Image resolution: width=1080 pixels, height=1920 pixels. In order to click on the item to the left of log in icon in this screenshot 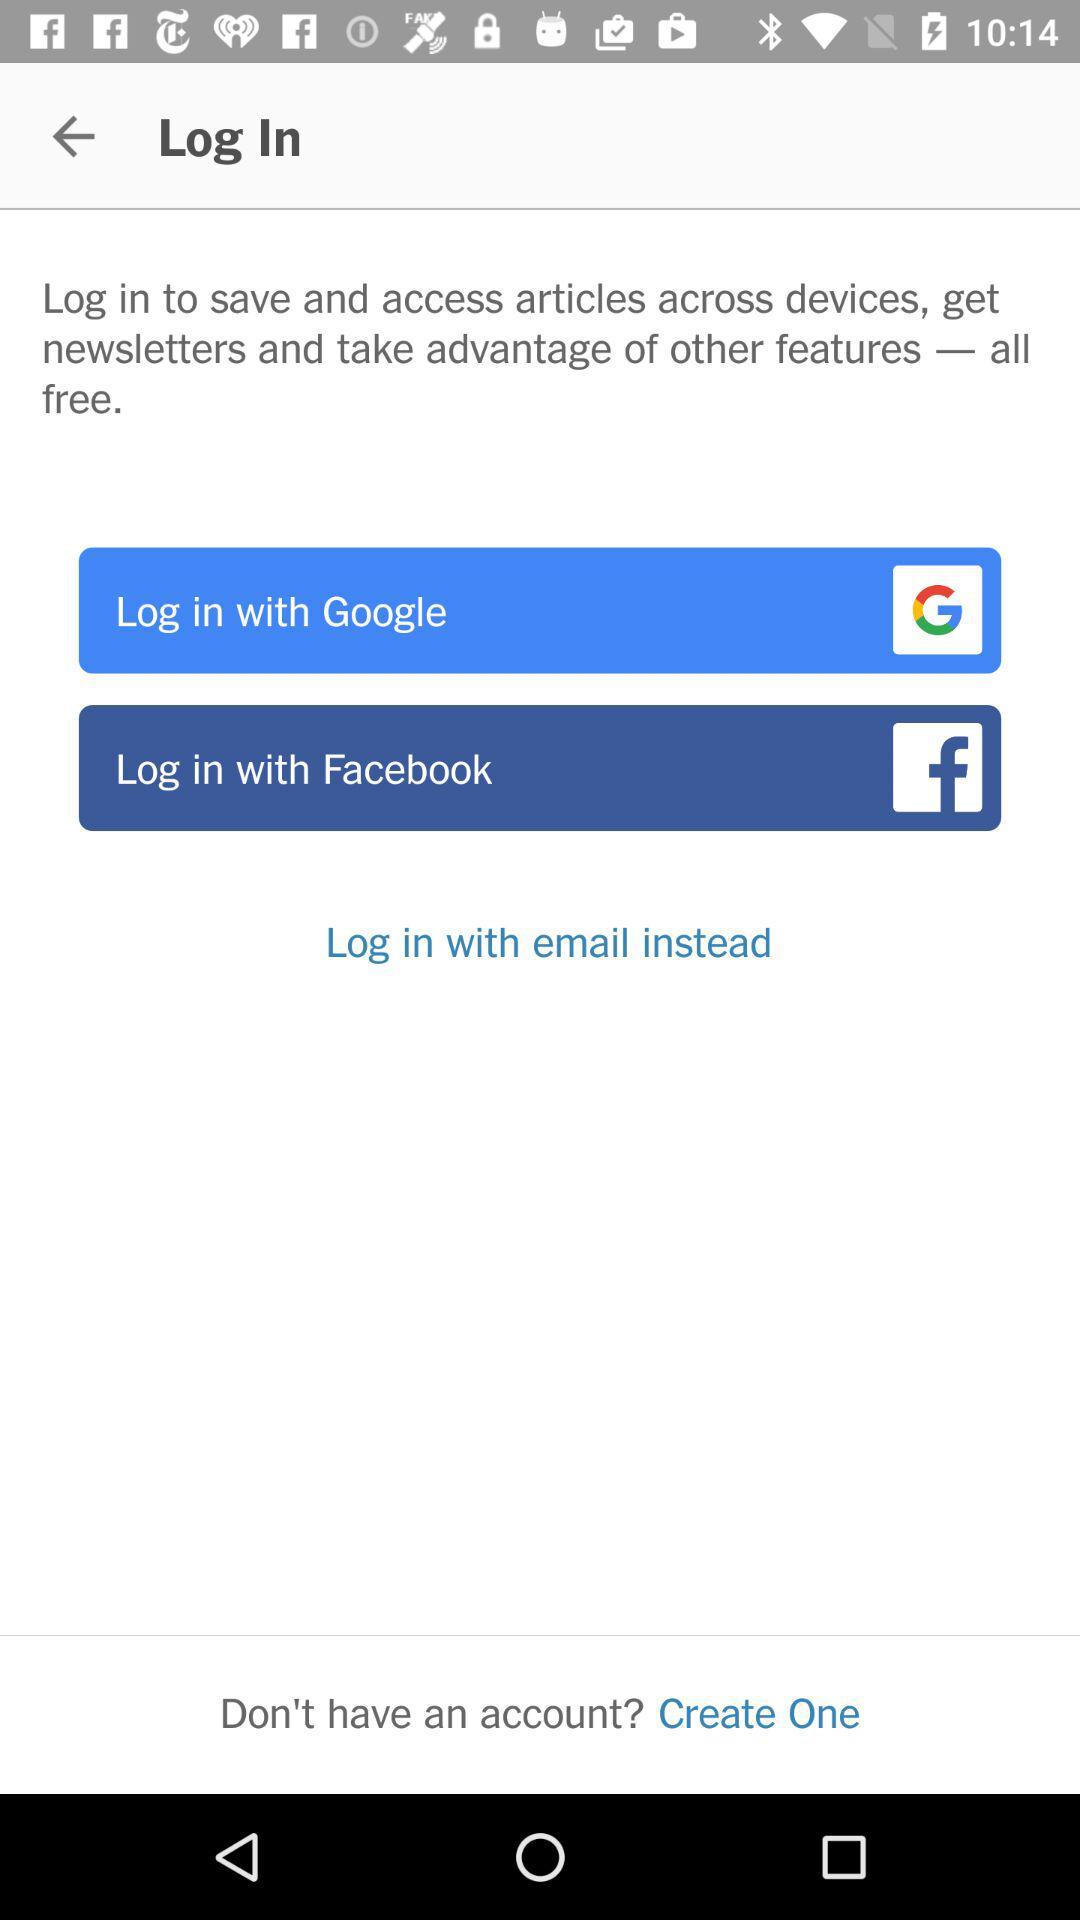, I will do `click(72, 135)`.